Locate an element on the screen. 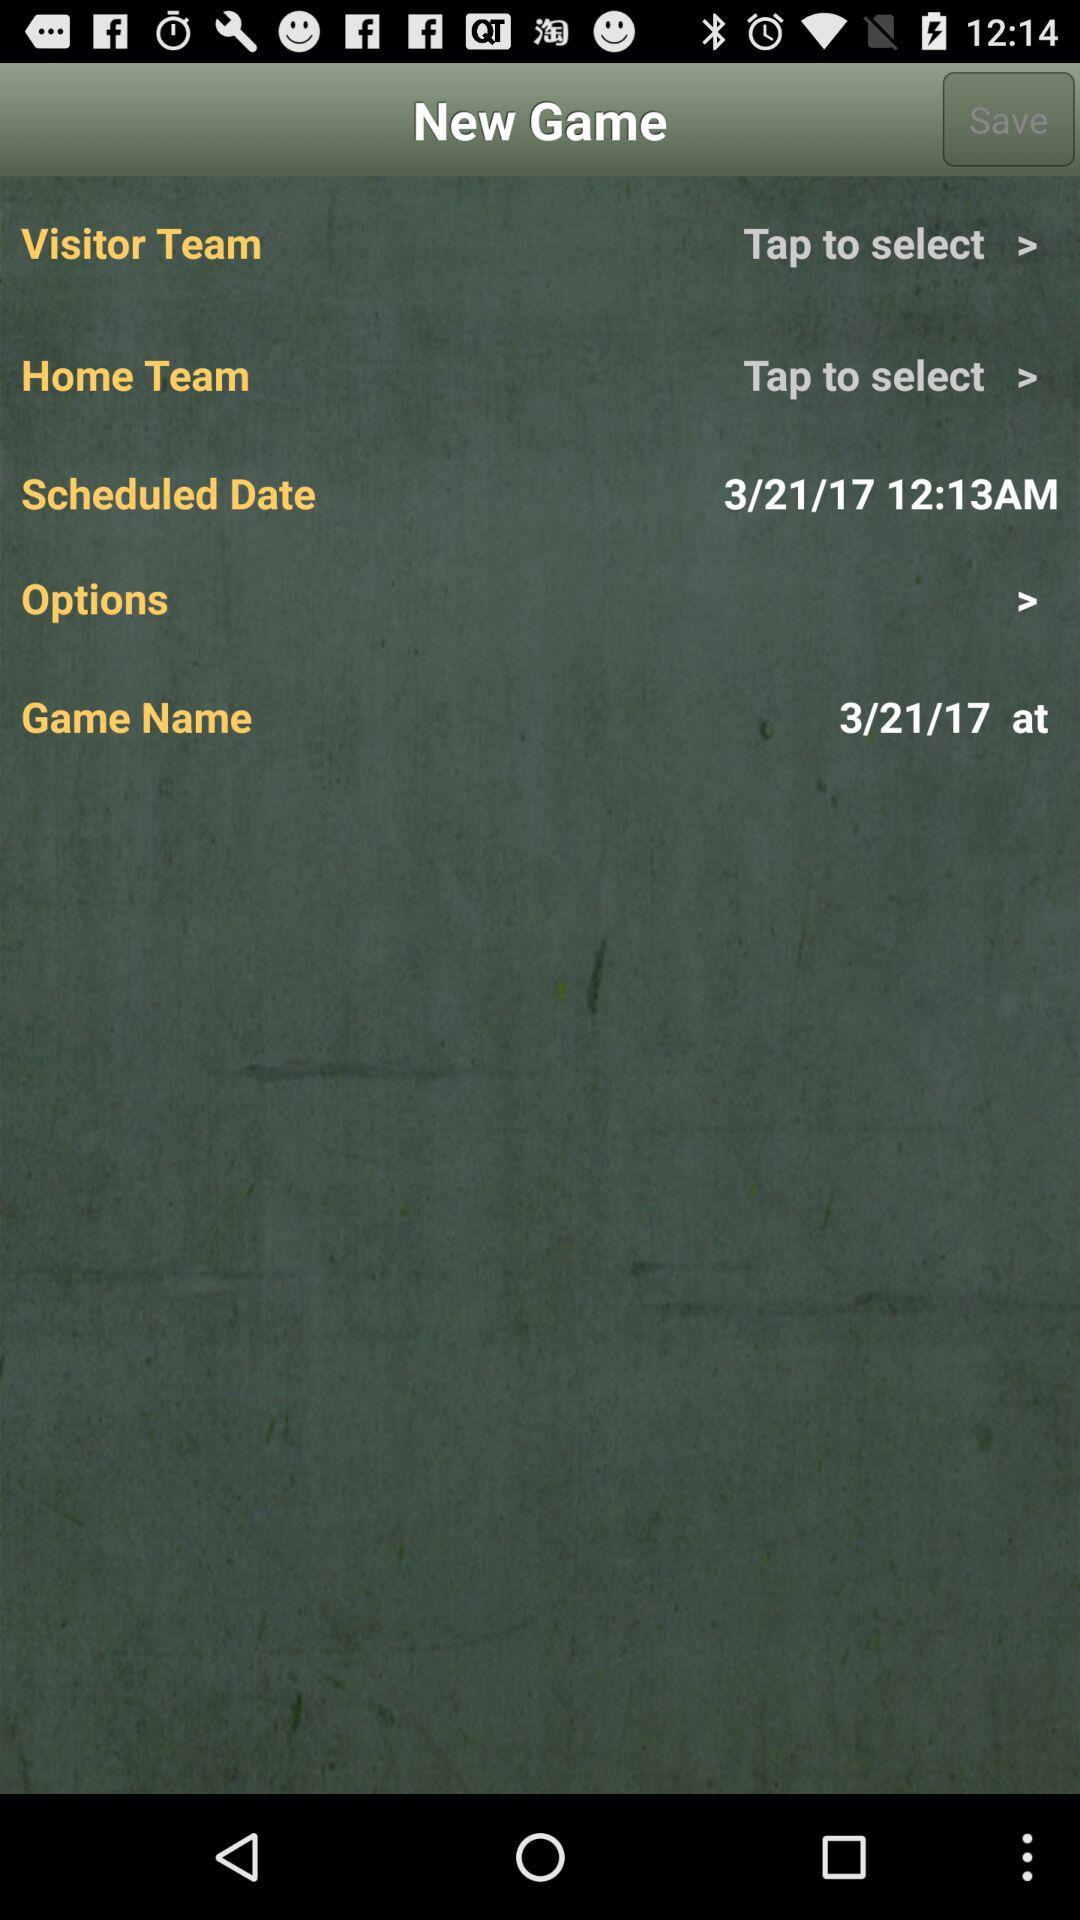  item at the bottom is located at coordinates (540, 1288).